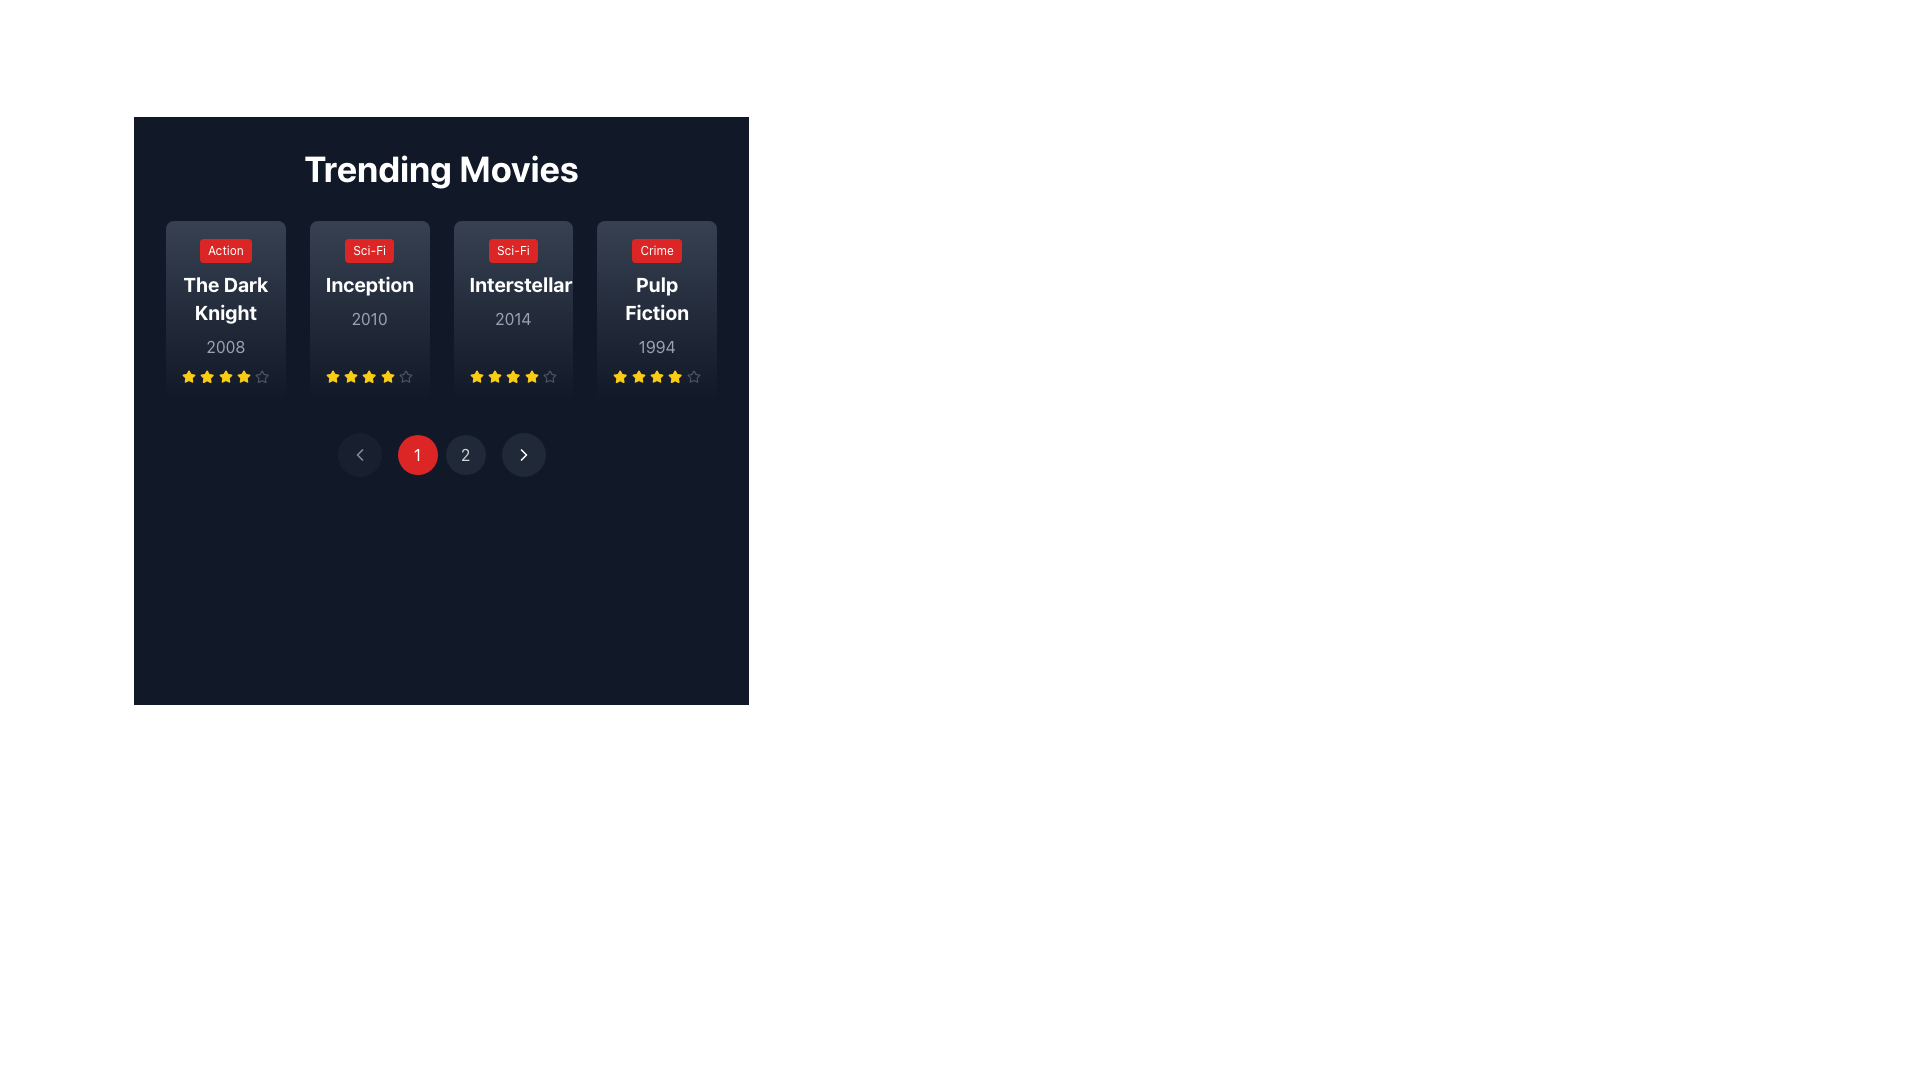  I want to click on the fifth star-shaped yellow icon in the rating system below the 'Pulp Fiction' movie card, so click(657, 376).